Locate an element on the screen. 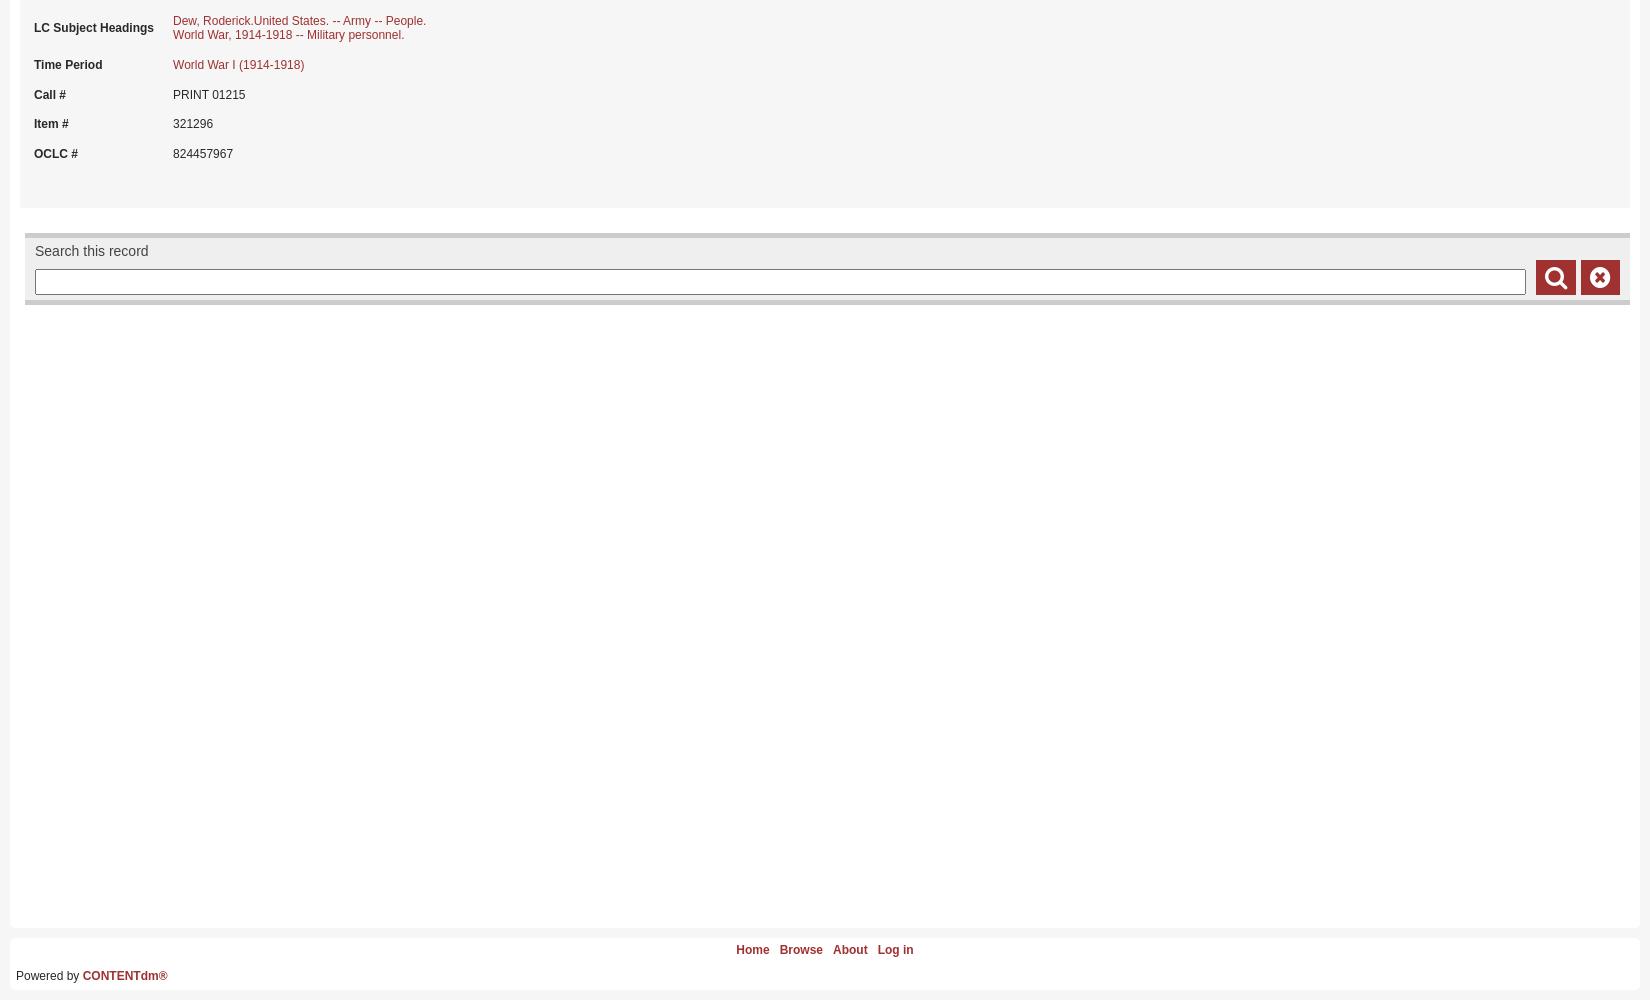 The image size is (1650, 1000). 'Call #' is located at coordinates (49, 93).